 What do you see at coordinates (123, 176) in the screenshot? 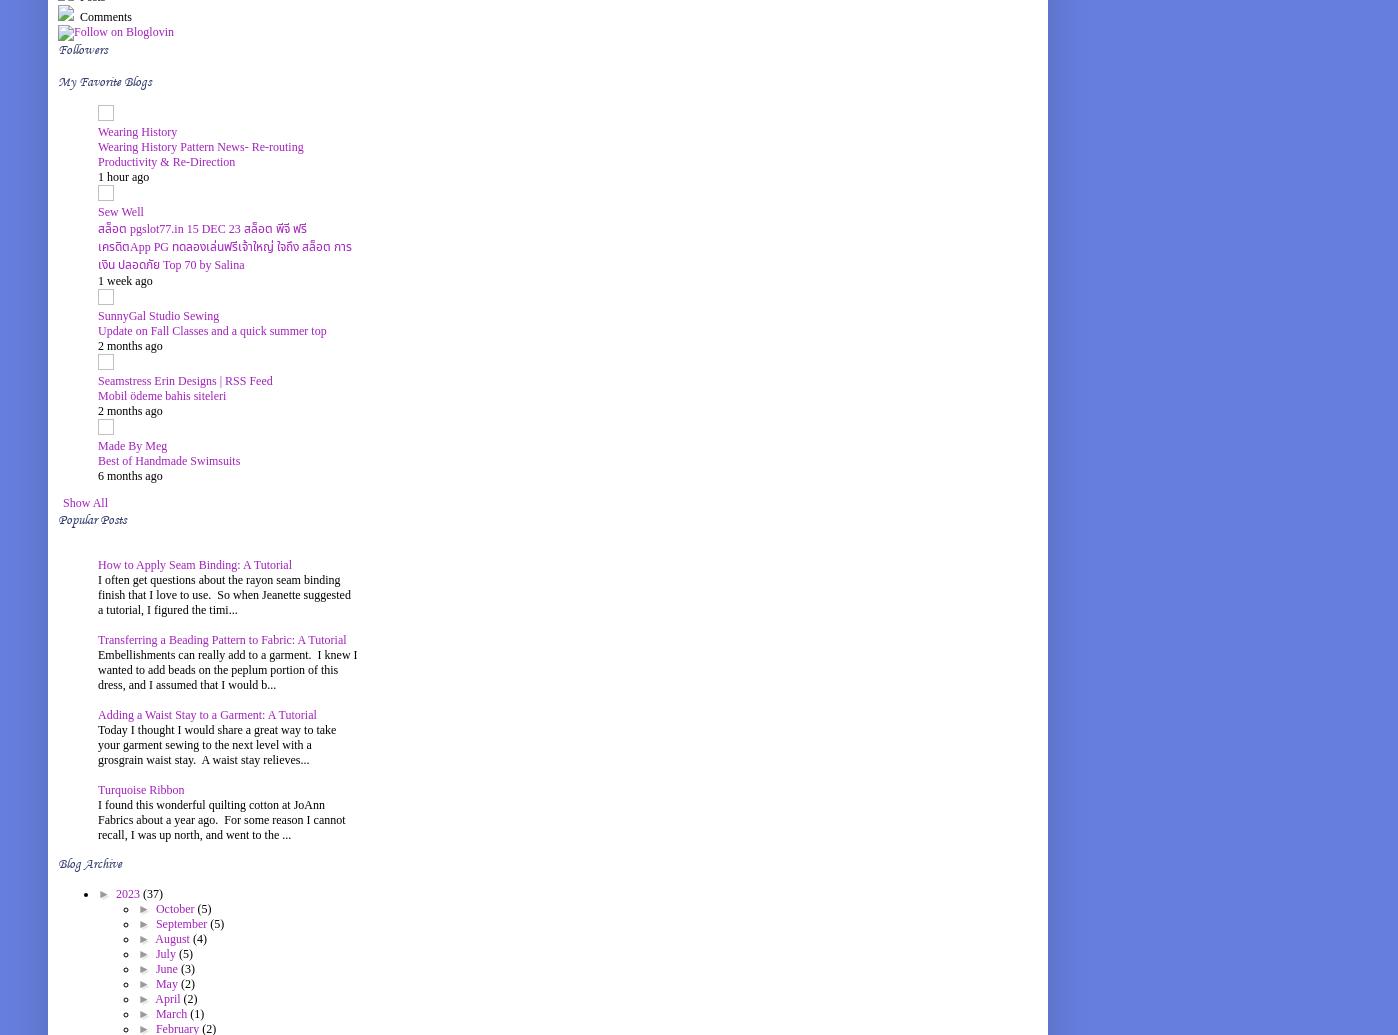
I see `'1 hour ago'` at bounding box center [123, 176].